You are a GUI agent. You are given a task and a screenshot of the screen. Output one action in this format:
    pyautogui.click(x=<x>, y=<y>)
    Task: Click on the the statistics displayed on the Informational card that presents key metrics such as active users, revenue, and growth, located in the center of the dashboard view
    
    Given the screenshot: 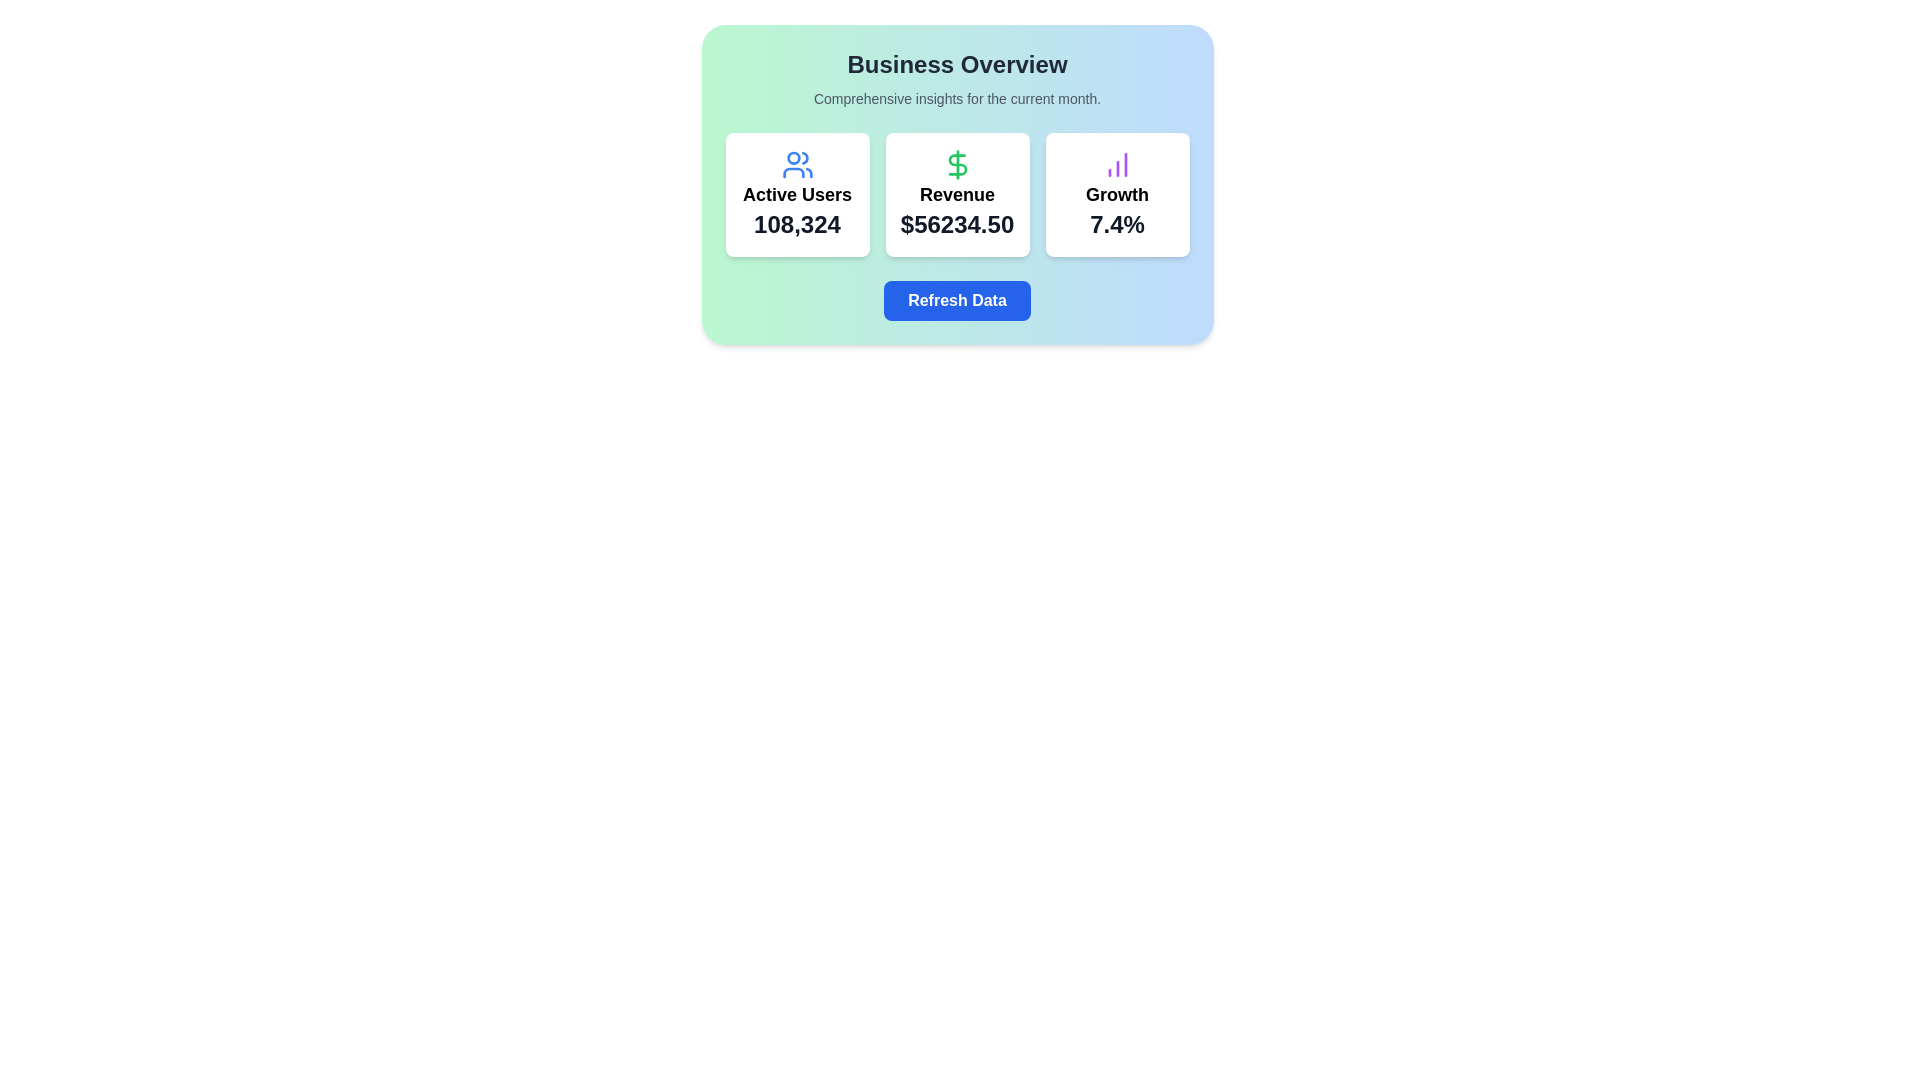 What is the action you would take?
    pyautogui.click(x=956, y=185)
    